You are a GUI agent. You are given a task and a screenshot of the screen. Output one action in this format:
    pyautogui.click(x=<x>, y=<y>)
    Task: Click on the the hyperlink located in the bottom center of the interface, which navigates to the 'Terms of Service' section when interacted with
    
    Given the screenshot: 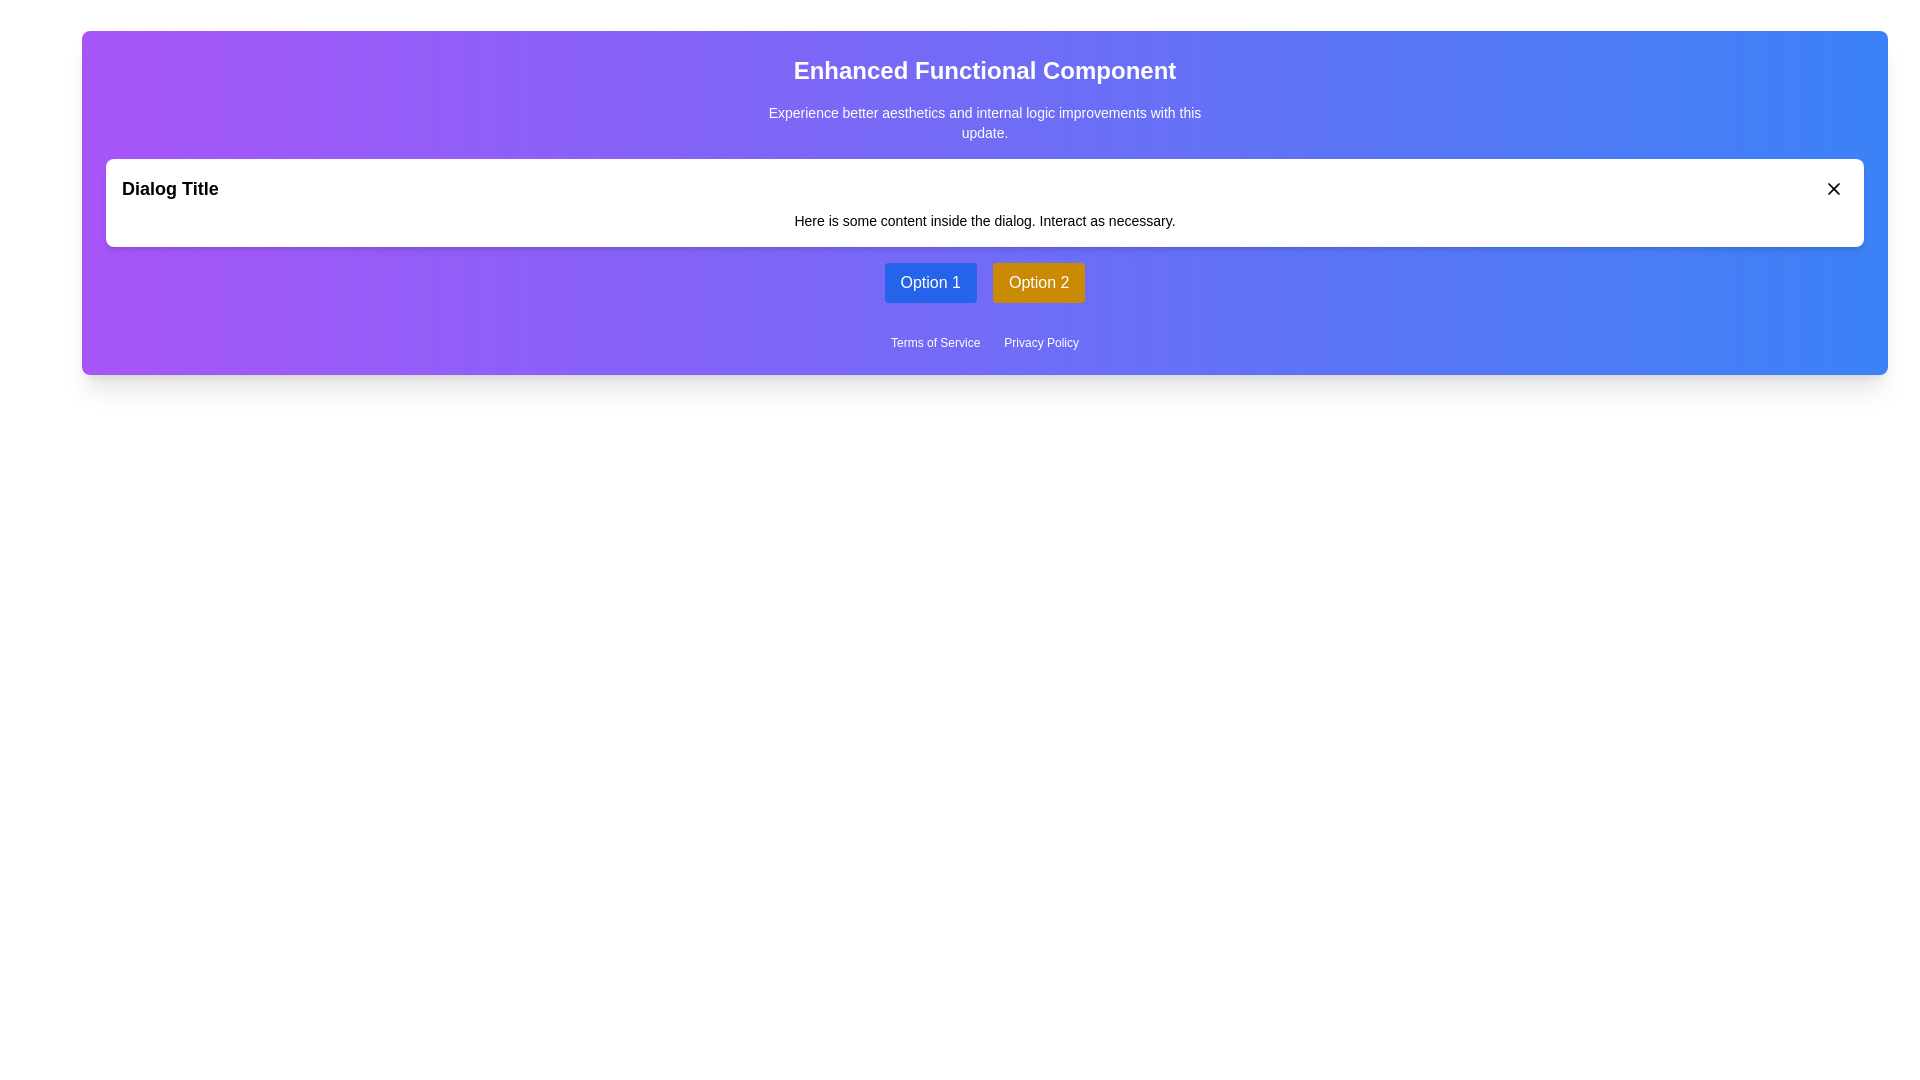 What is the action you would take?
    pyautogui.click(x=934, y=342)
    